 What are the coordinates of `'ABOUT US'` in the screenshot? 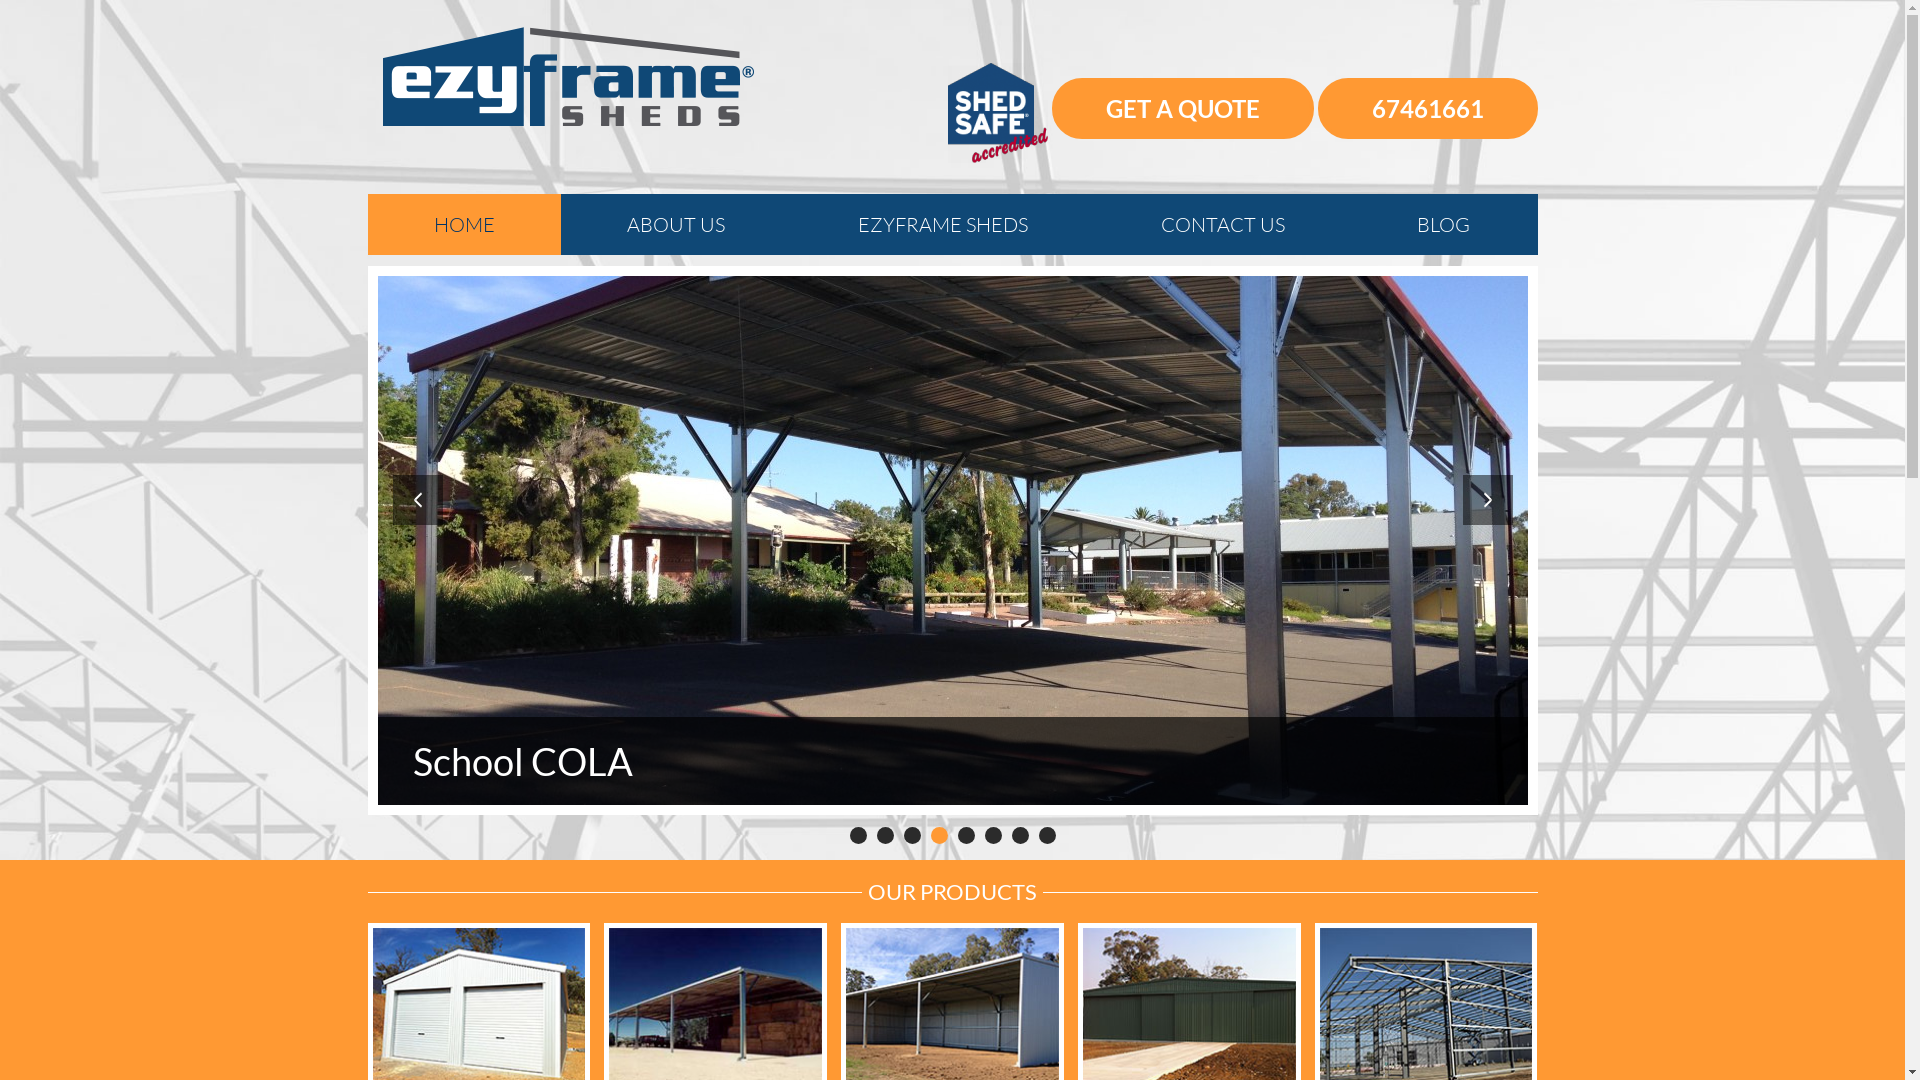 It's located at (676, 224).